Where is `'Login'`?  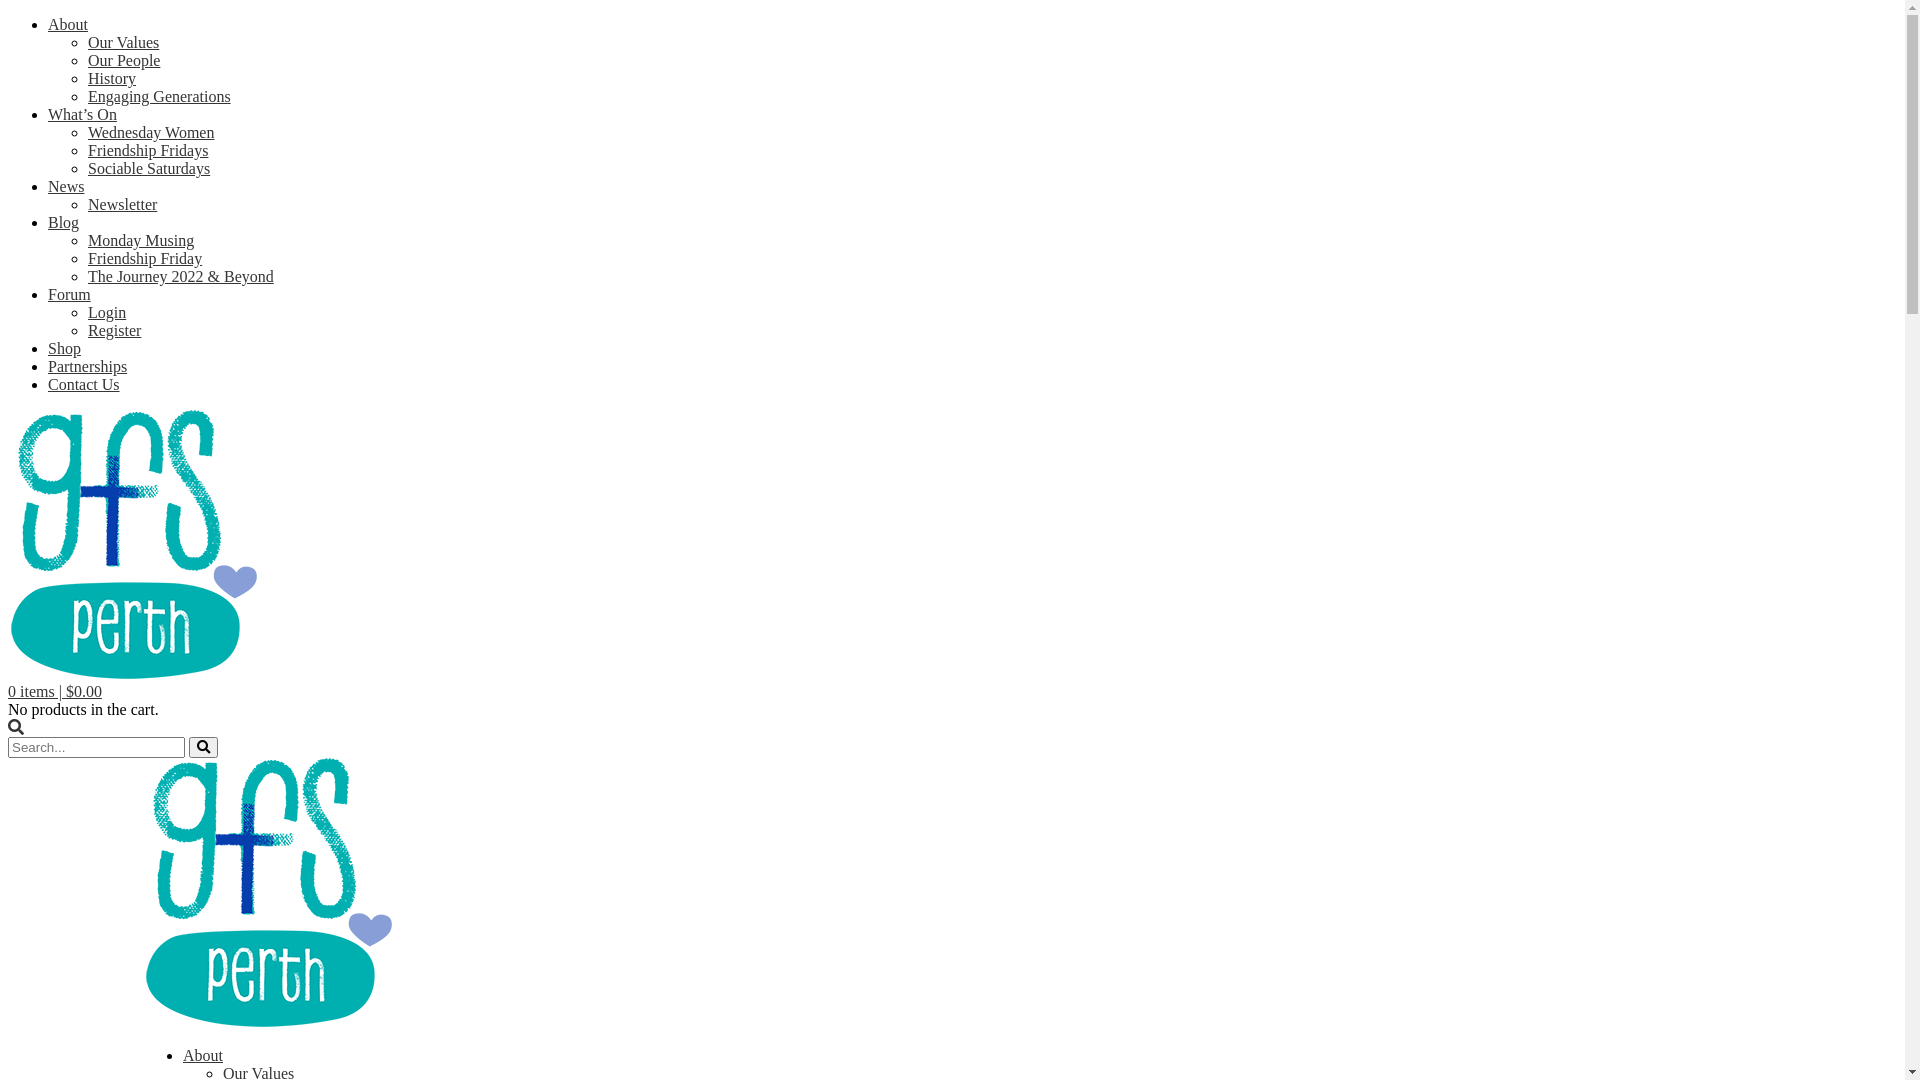
'Login' is located at coordinates (105, 312).